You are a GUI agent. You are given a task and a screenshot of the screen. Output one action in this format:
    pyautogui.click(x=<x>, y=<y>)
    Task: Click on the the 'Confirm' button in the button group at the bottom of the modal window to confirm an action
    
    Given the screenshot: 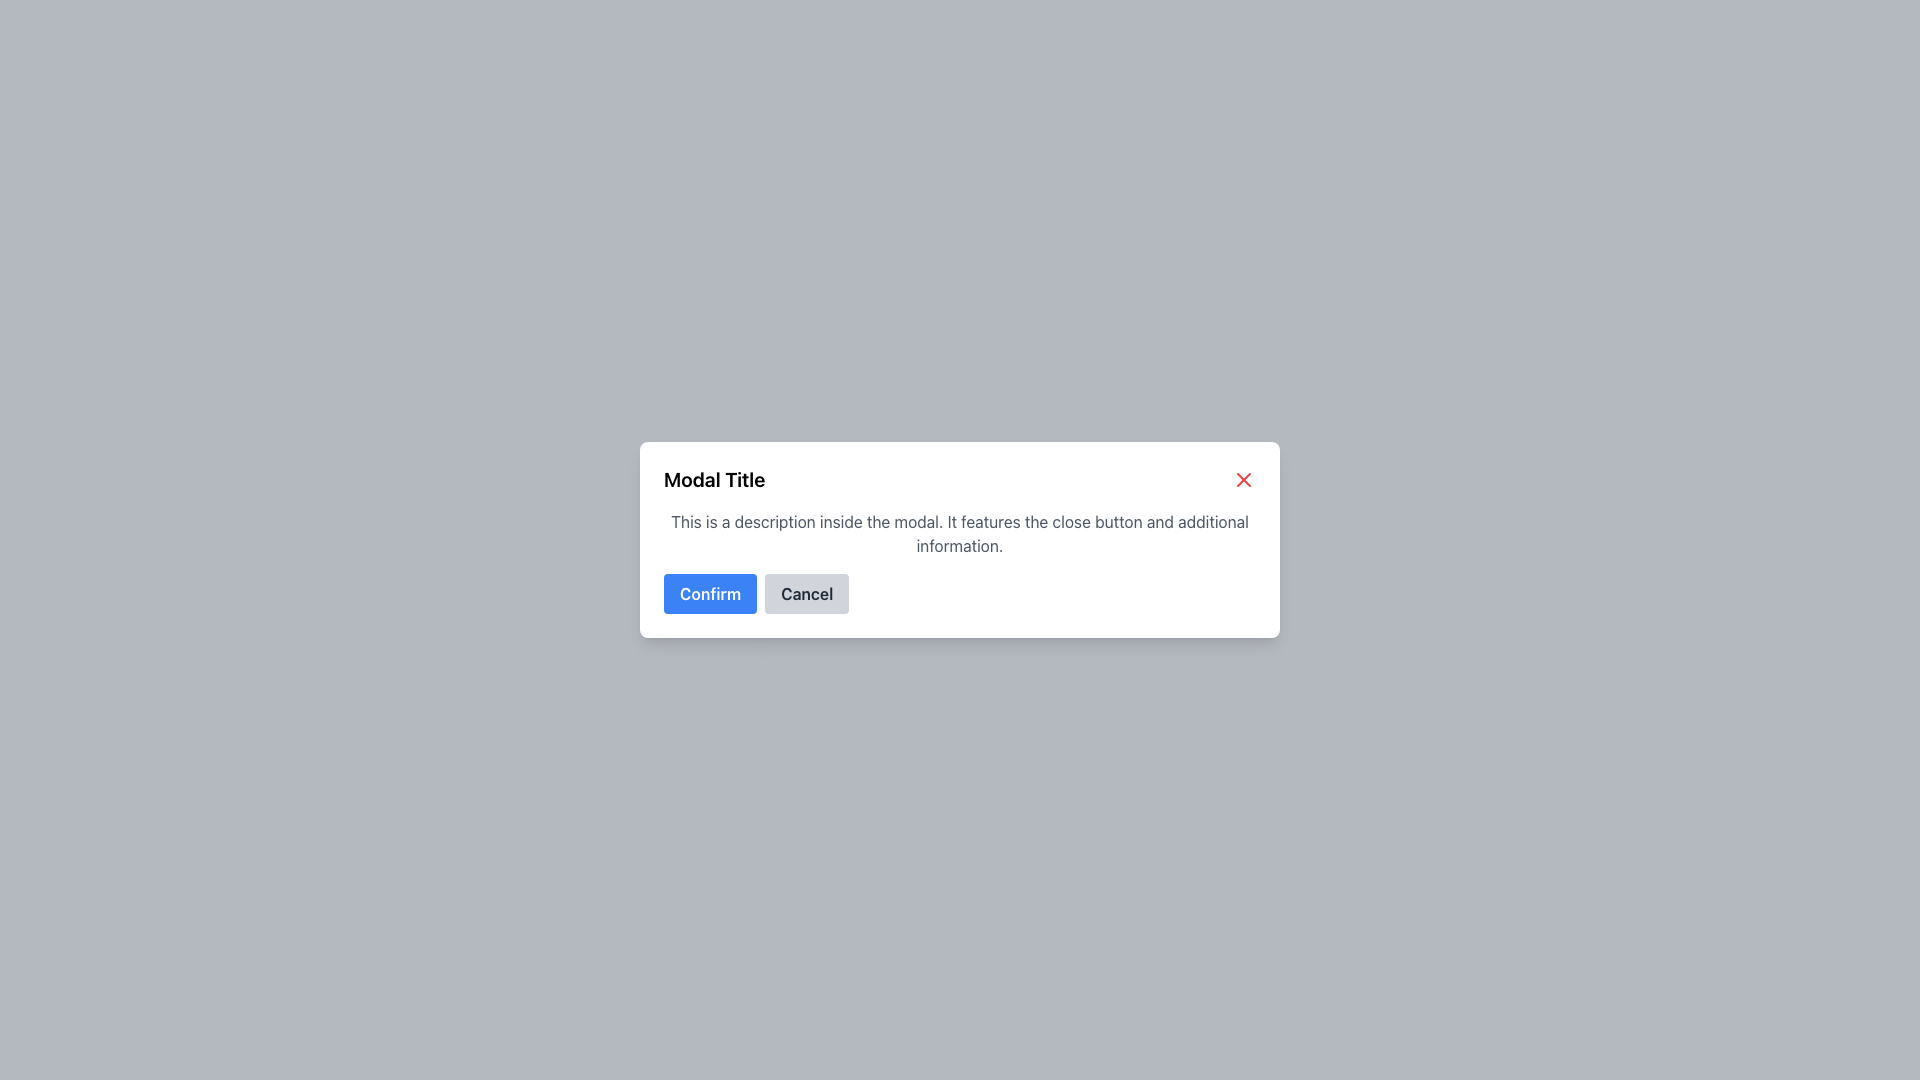 What is the action you would take?
    pyautogui.click(x=755, y=593)
    